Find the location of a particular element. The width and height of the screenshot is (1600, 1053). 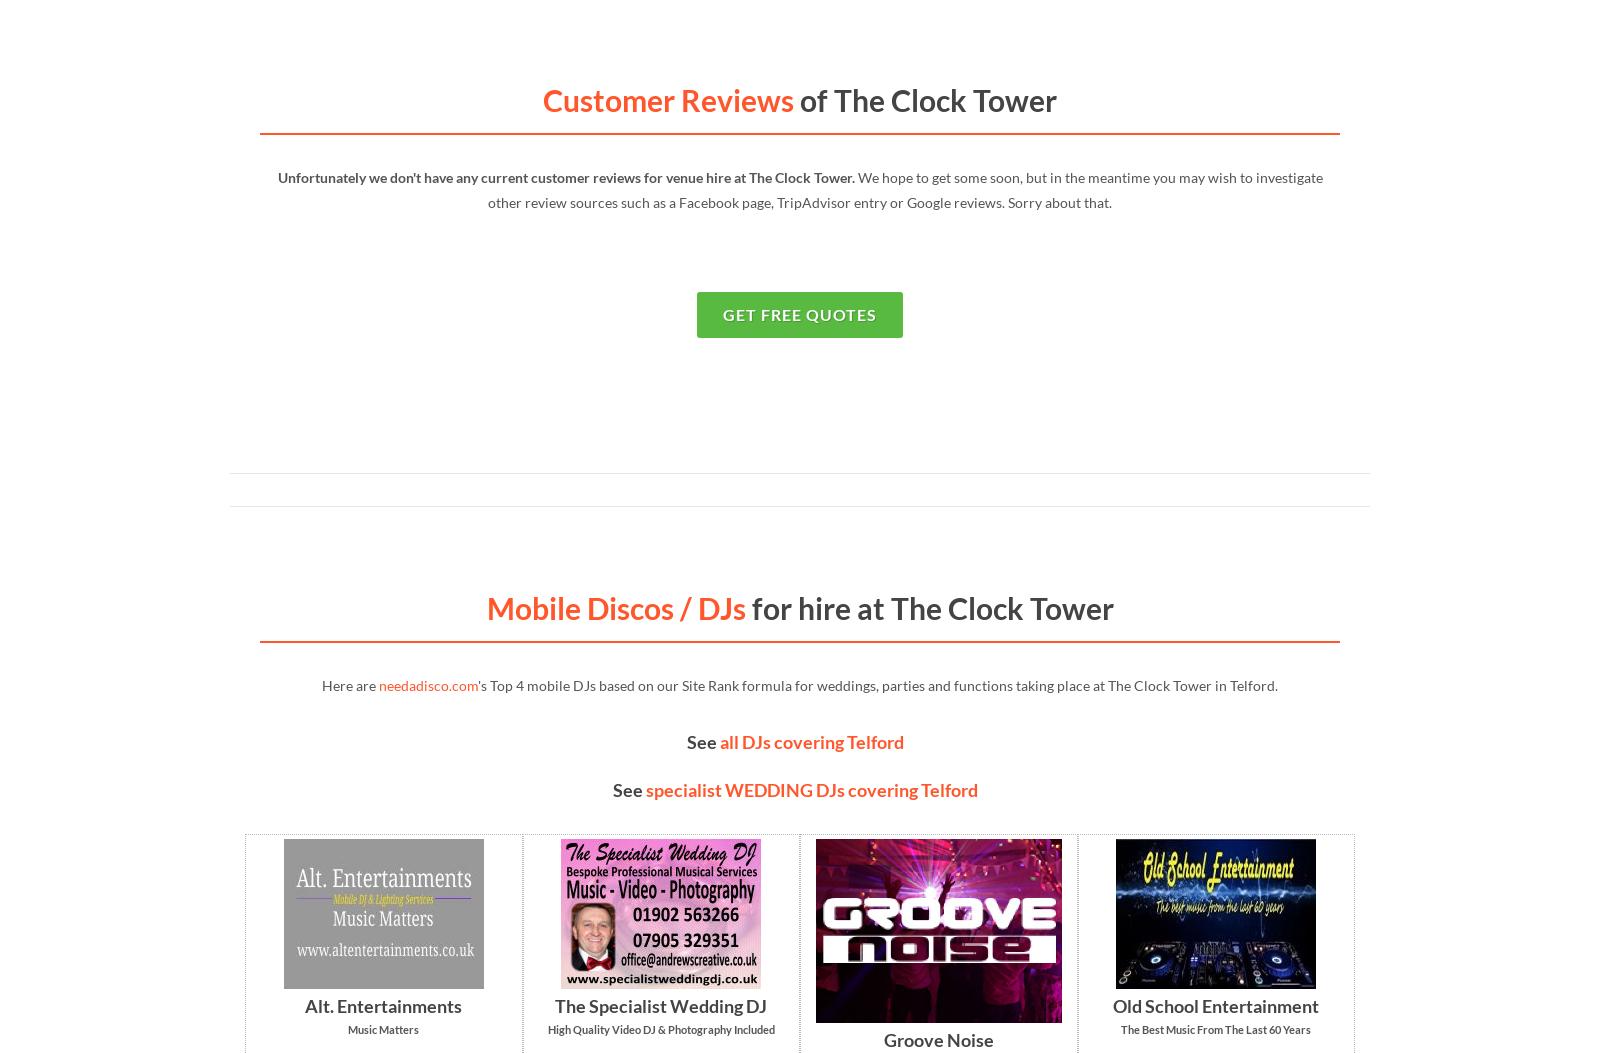

'Live Entertainment' is located at coordinates (1004, 542).